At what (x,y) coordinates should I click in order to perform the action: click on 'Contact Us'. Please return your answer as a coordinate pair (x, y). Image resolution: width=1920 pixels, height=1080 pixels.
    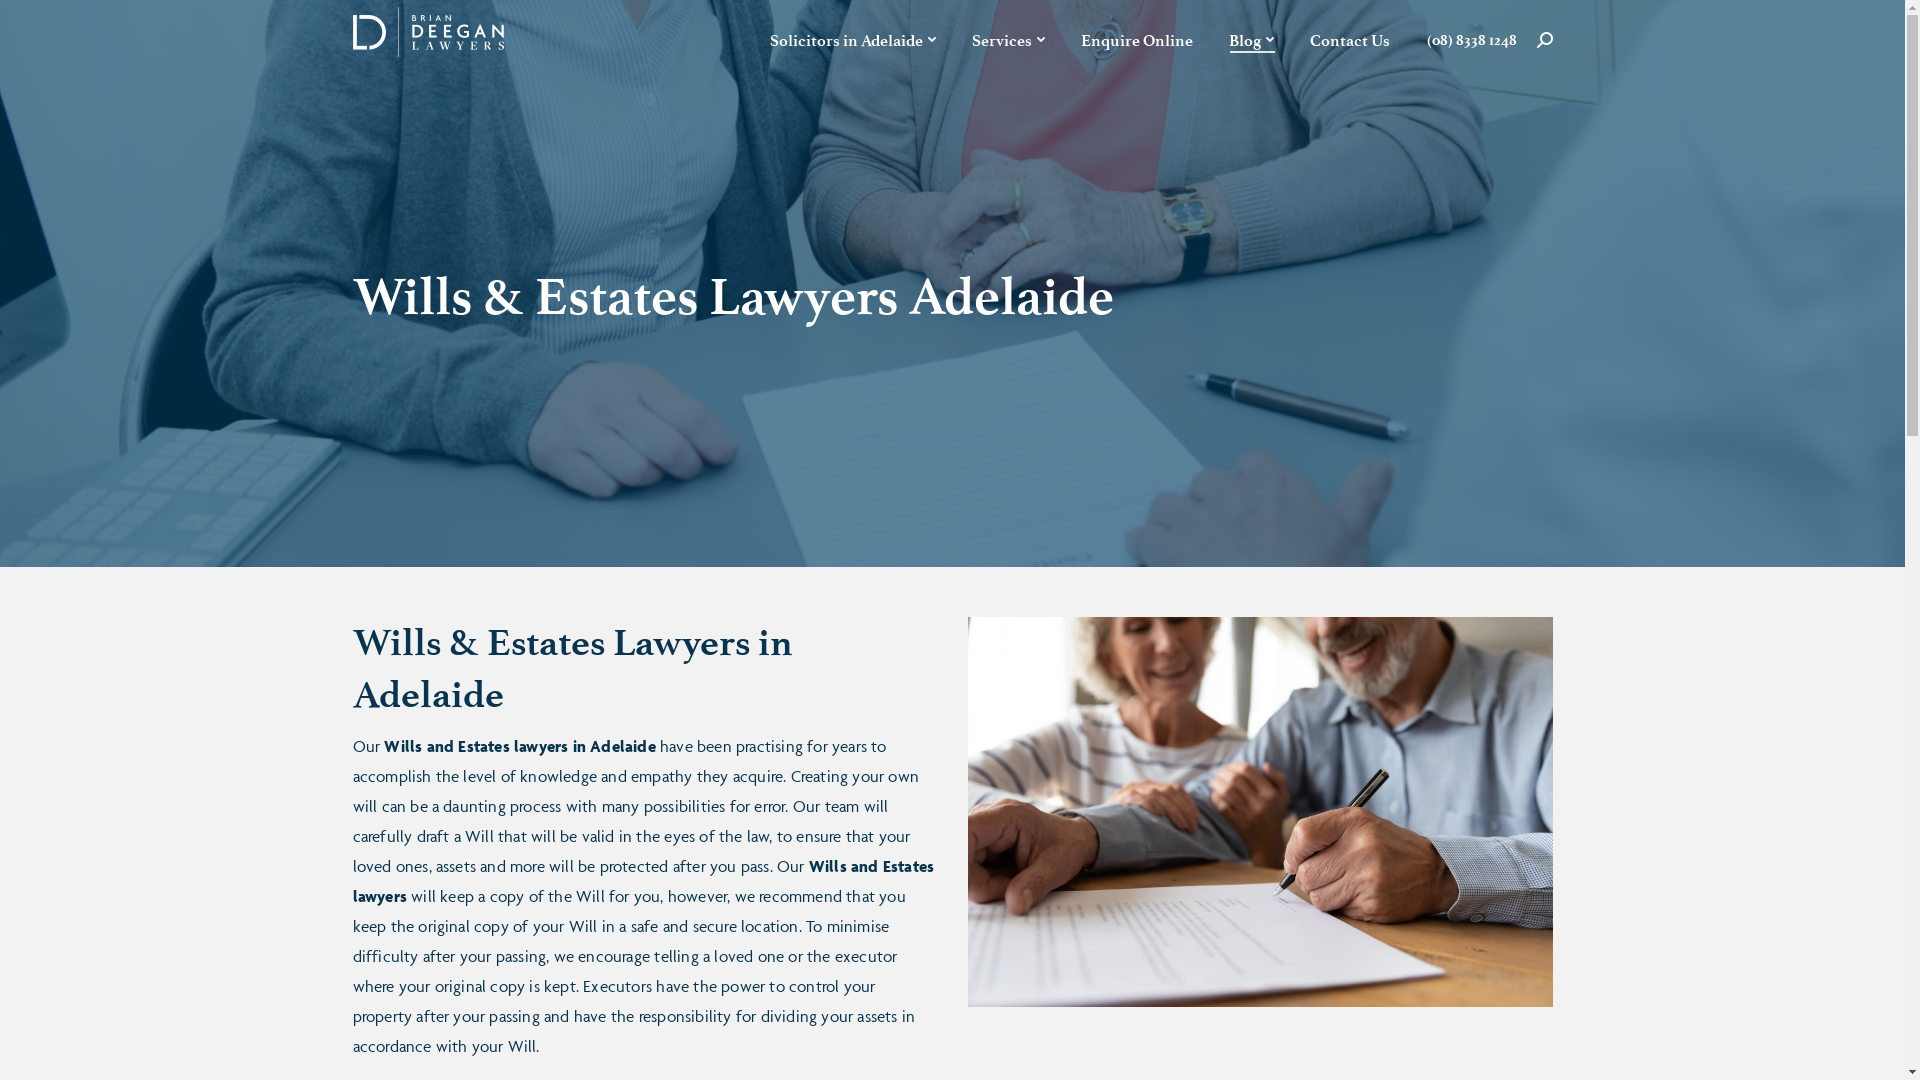
    Looking at the image, I should click on (1349, 39).